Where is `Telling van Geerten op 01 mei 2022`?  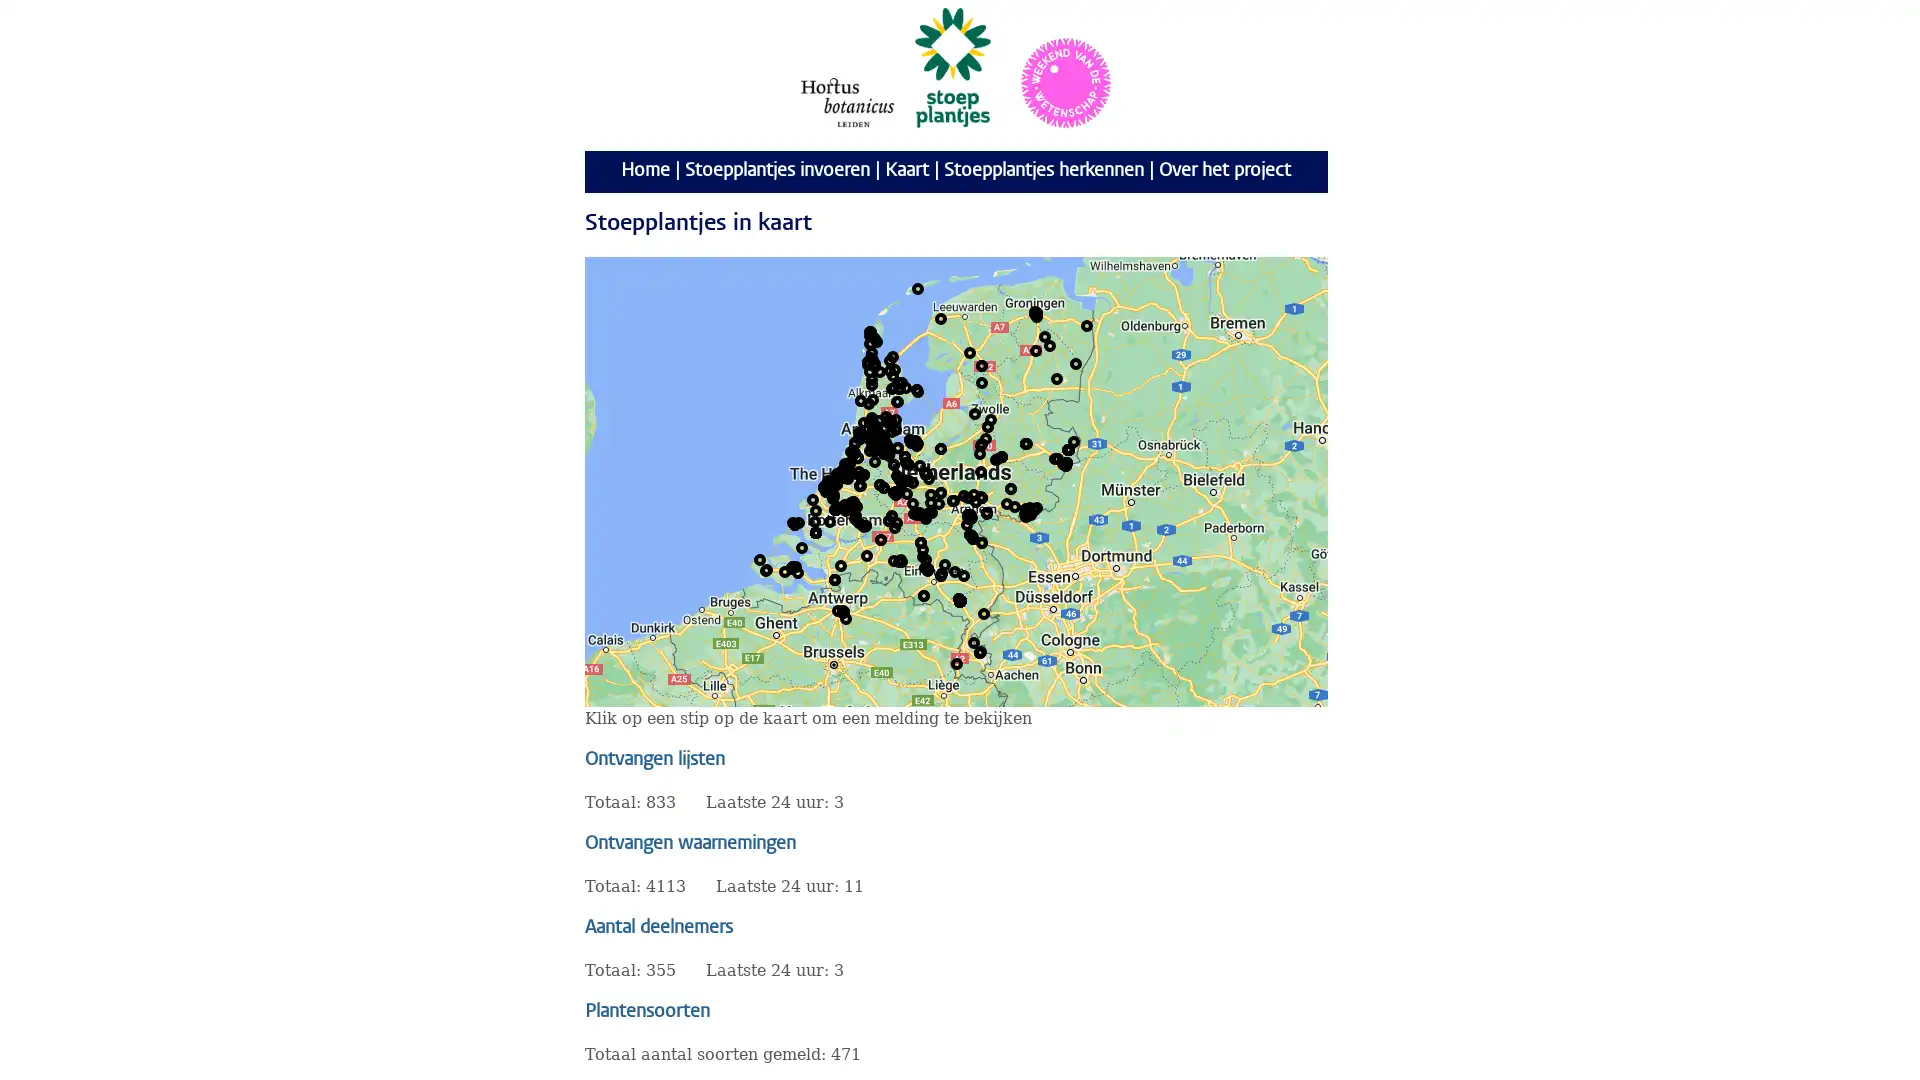 Telling van Geerten op 01 mei 2022 is located at coordinates (966, 523).